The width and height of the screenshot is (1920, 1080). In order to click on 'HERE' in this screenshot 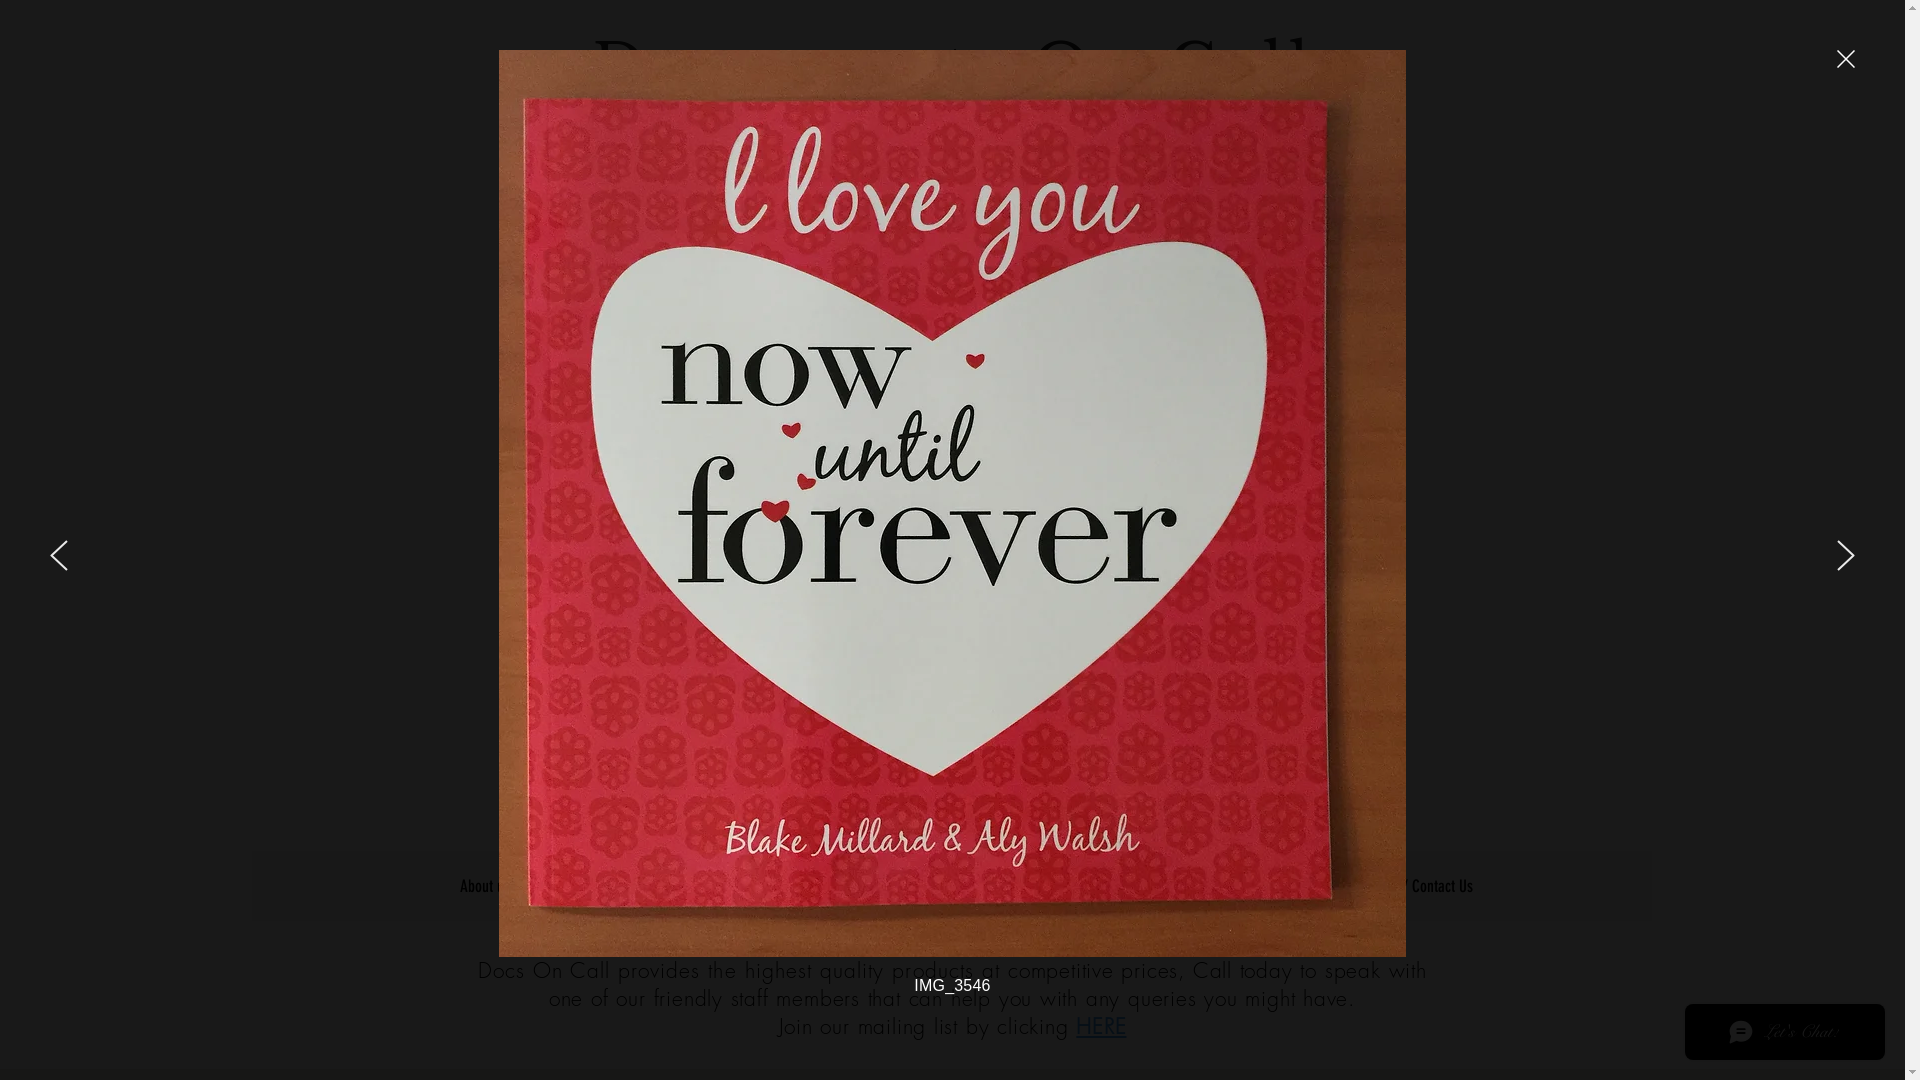, I will do `click(1099, 1026)`.